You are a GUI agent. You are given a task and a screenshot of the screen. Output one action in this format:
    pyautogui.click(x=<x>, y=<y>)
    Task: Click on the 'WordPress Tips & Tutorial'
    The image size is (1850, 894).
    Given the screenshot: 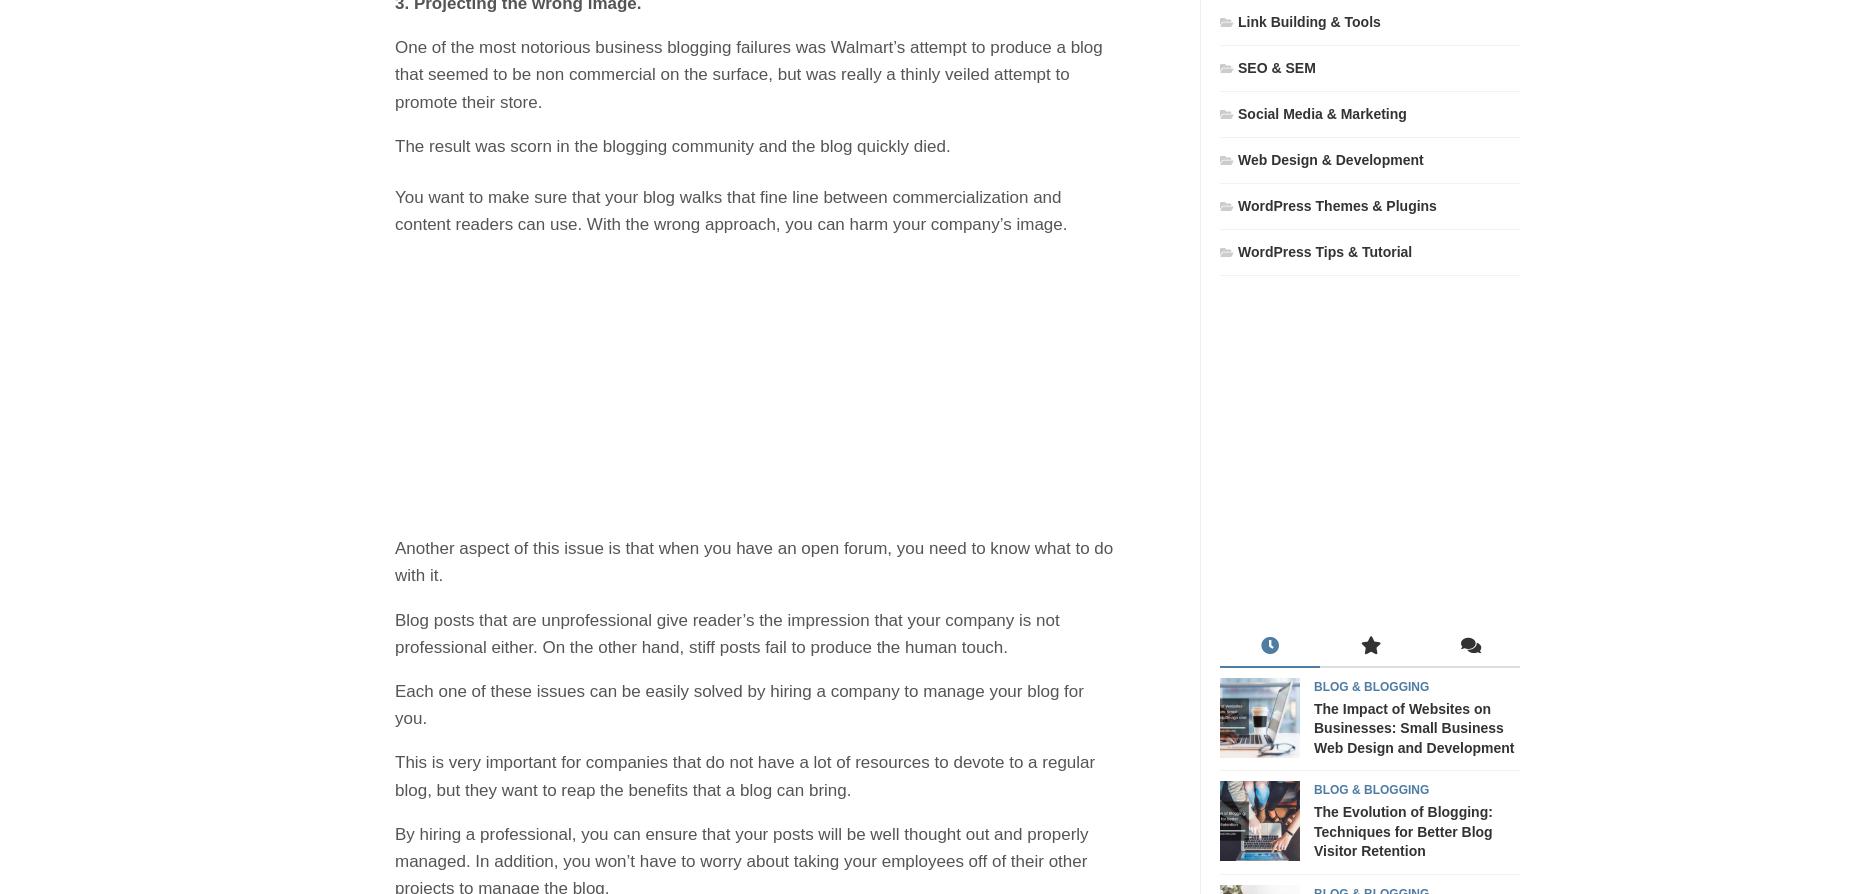 What is the action you would take?
    pyautogui.click(x=1237, y=250)
    